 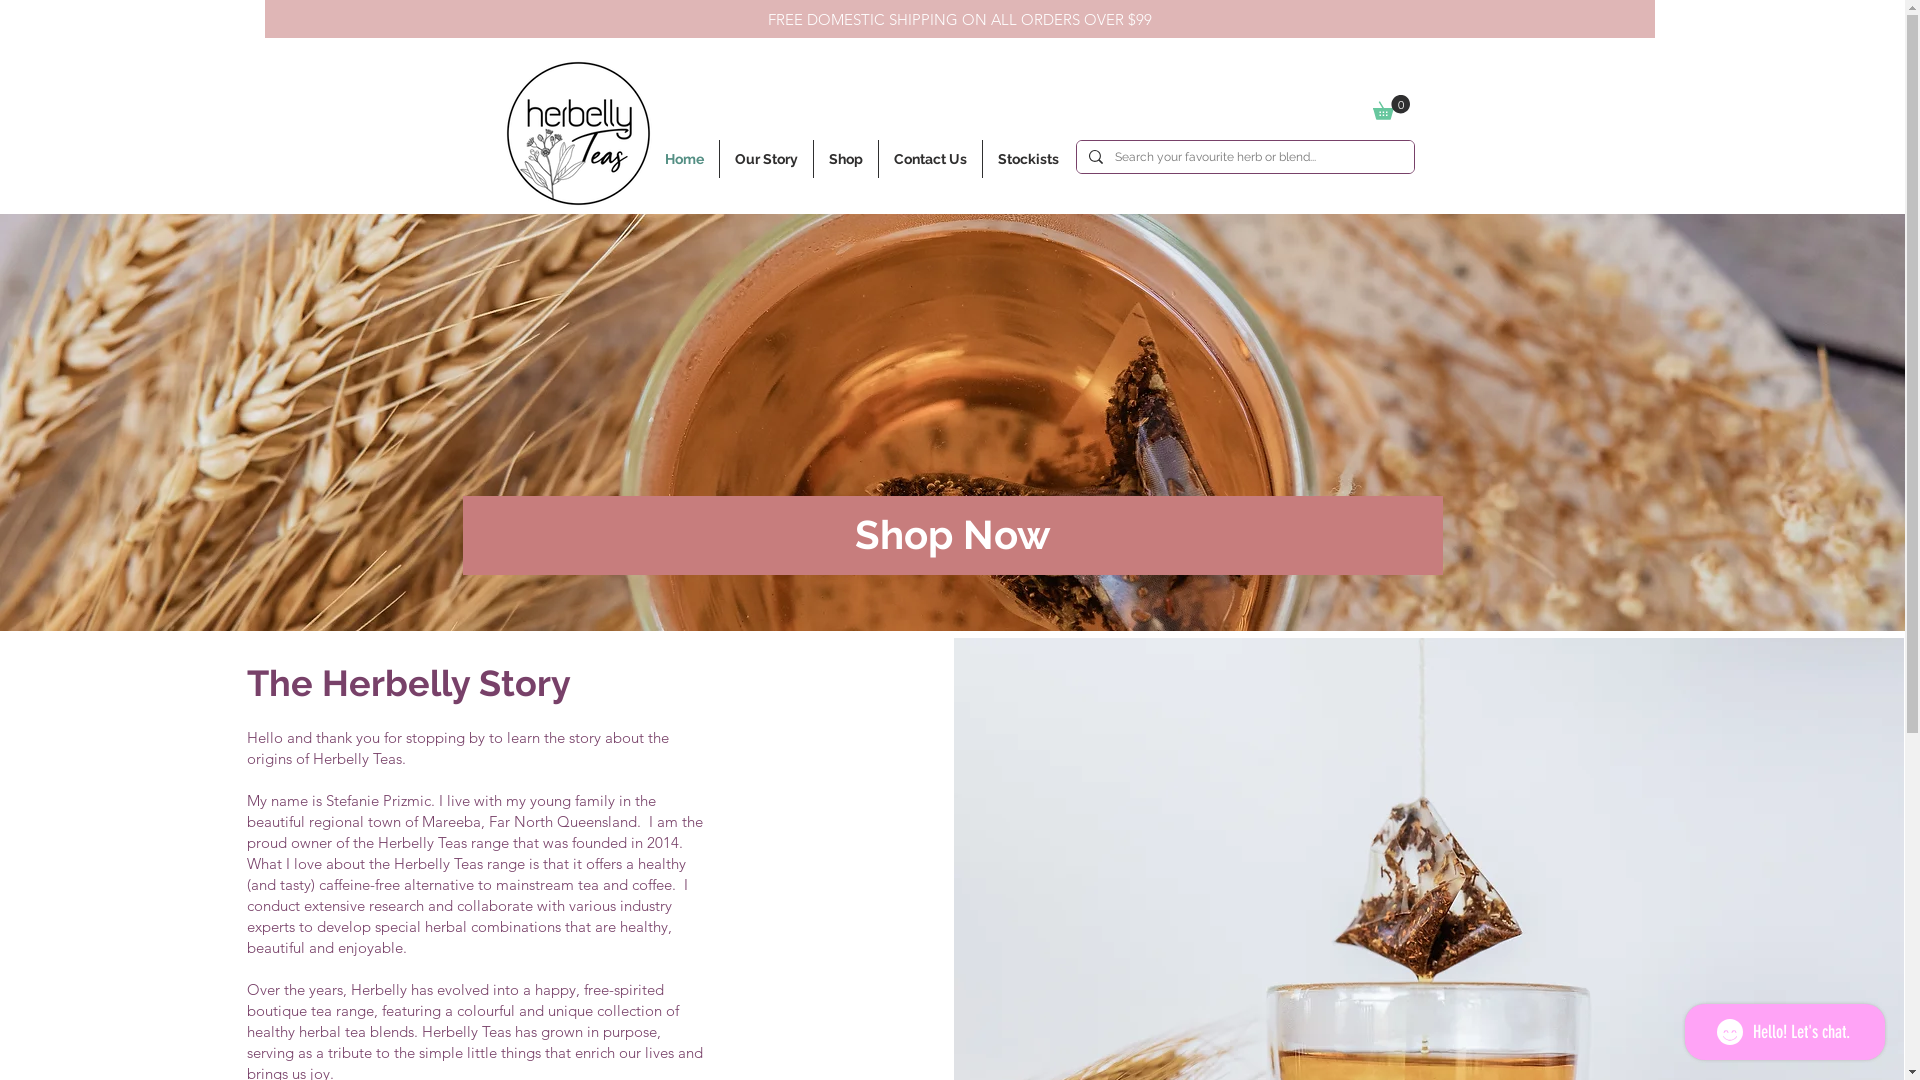 What do you see at coordinates (720, 157) in the screenshot?
I see `'Our Story'` at bounding box center [720, 157].